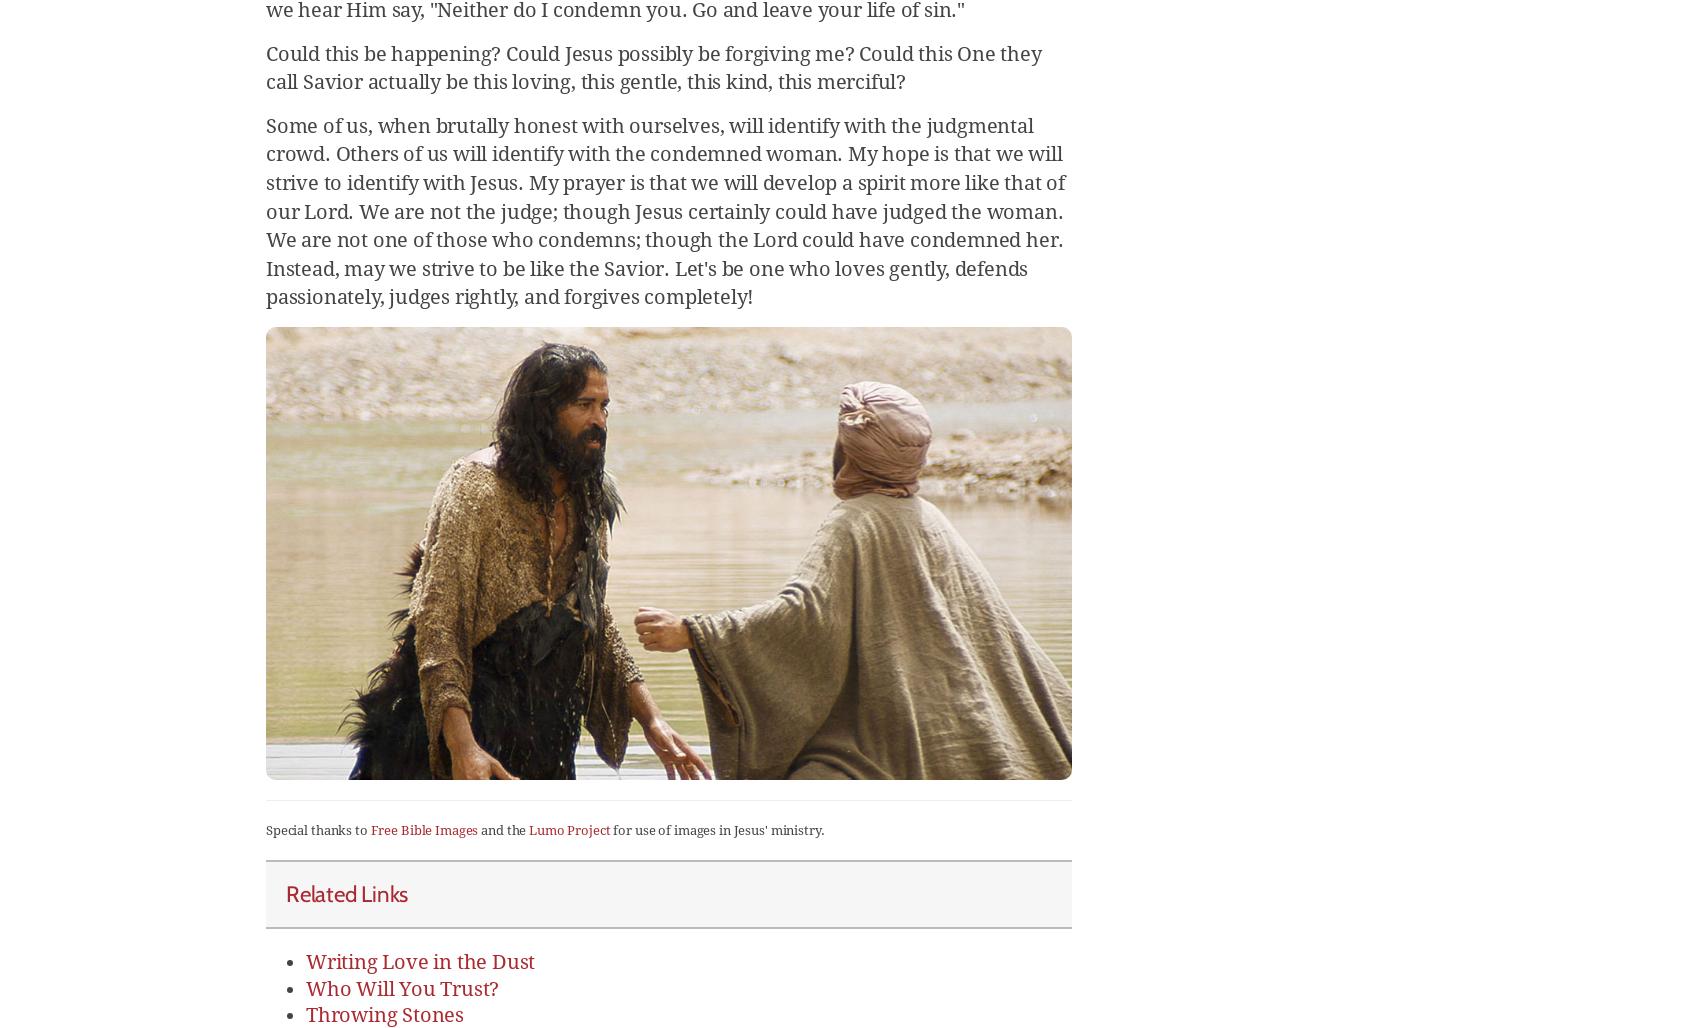 This screenshot has width=1692, height=1028. What do you see at coordinates (346, 892) in the screenshot?
I see `'Related Links'` at bounding box center [346, 892].